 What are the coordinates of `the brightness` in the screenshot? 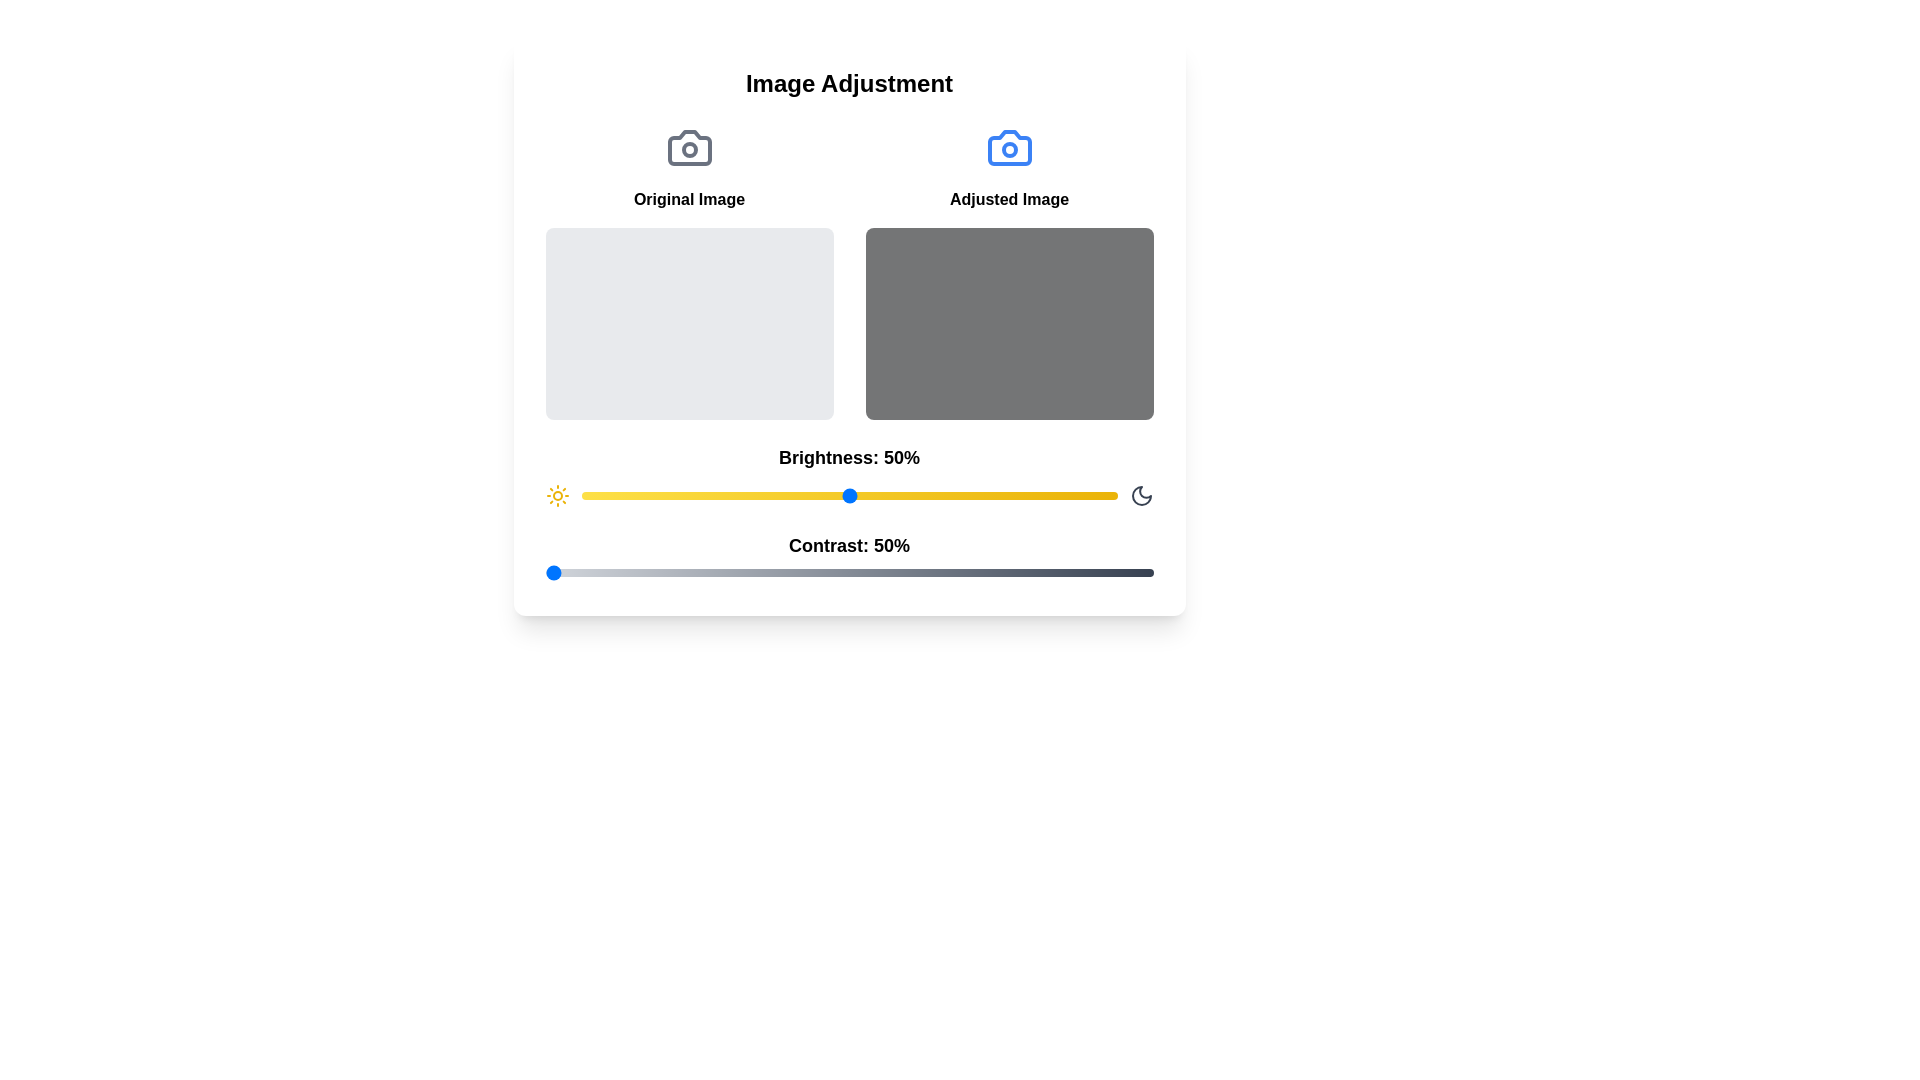 It's located at (870, 495).